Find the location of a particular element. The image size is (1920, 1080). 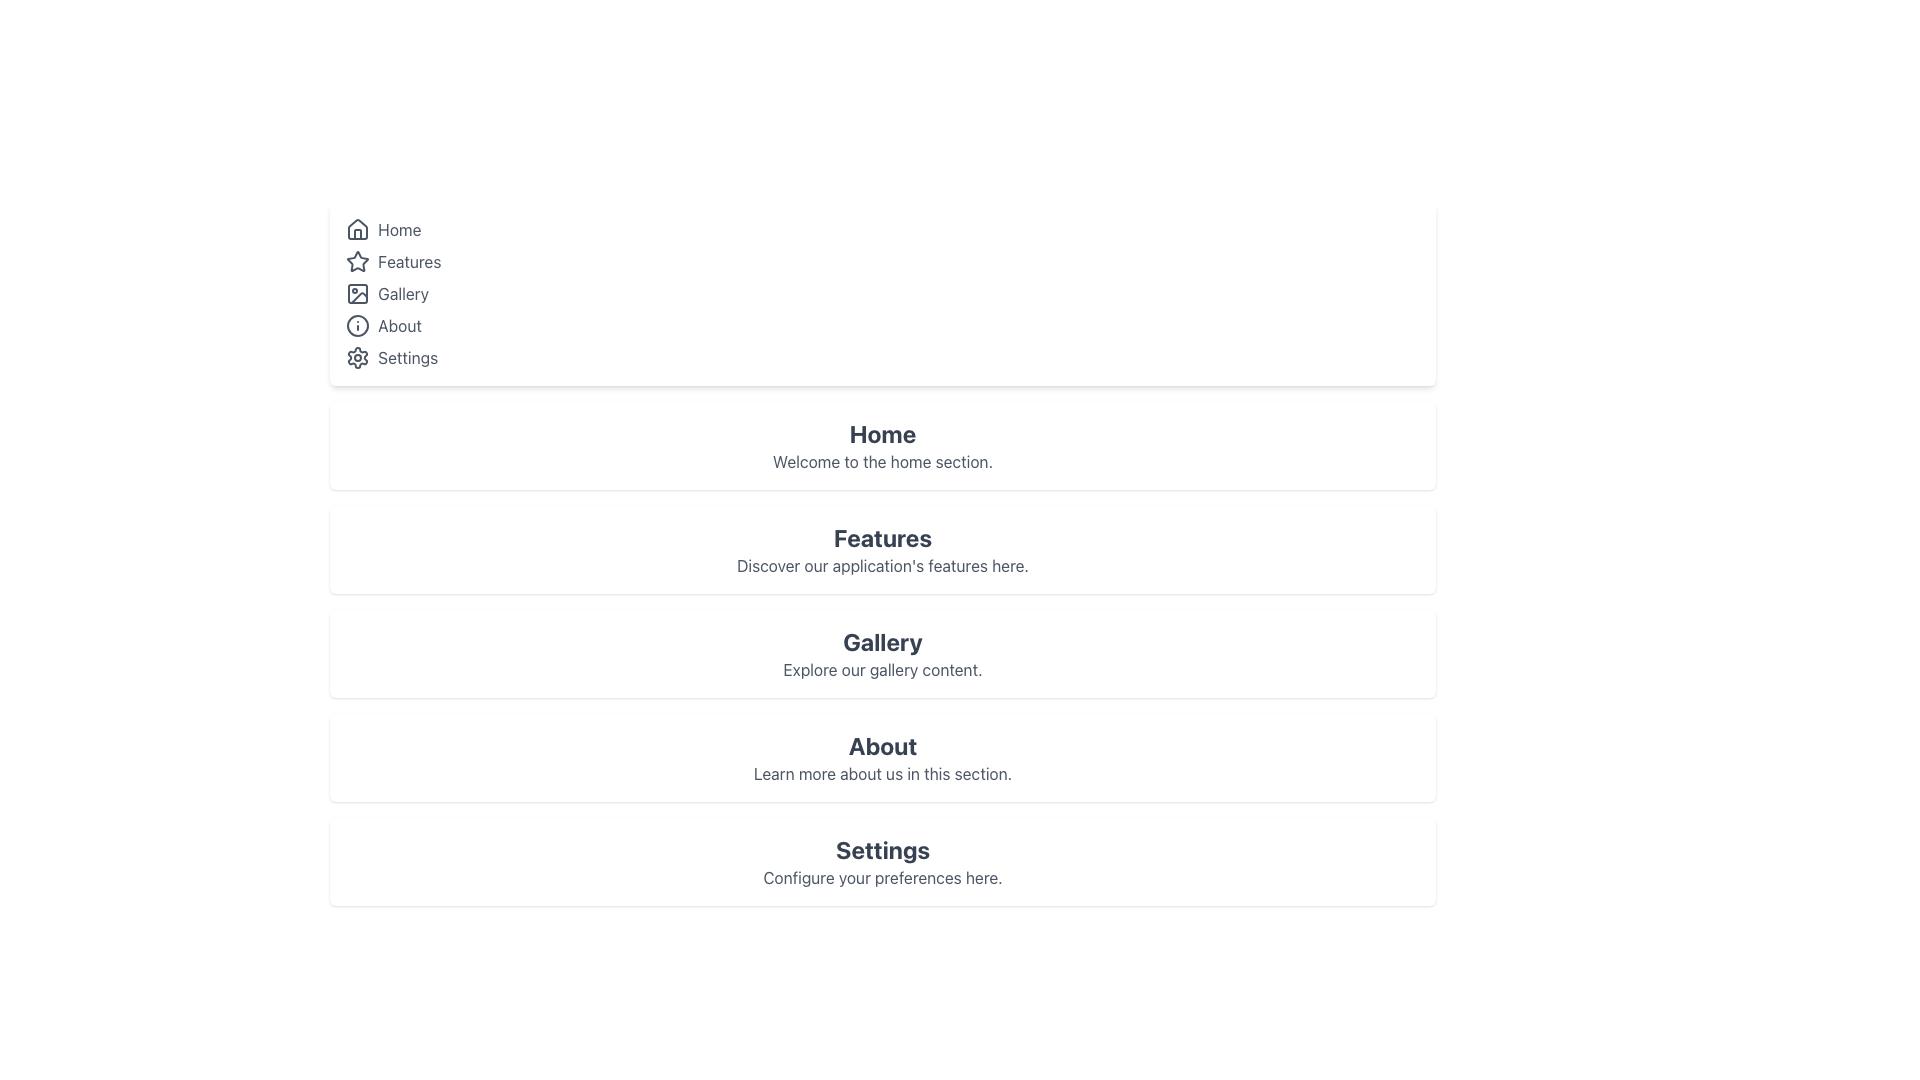

the background rectangular shape supporting the 'Gallery' icon in the navigation list, located directly above the 'About' icon is located at coordinates (358, 293).